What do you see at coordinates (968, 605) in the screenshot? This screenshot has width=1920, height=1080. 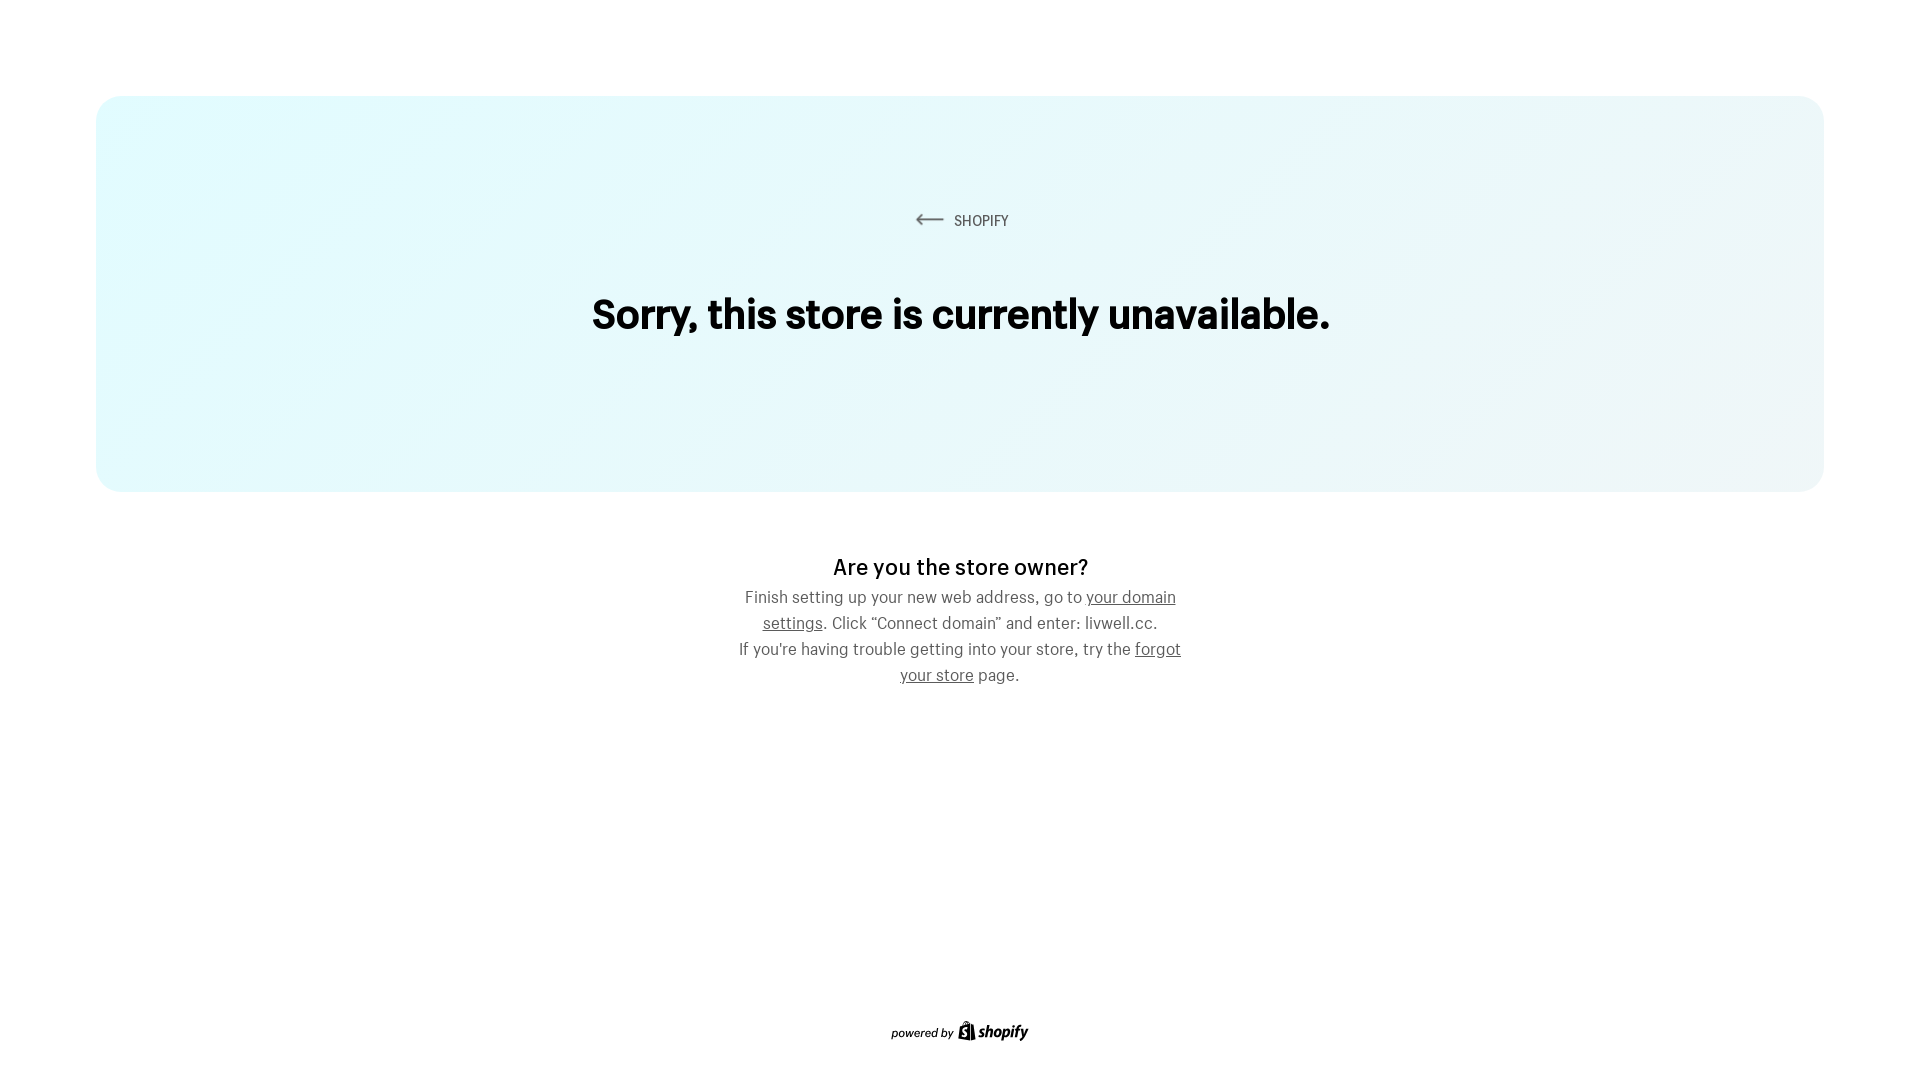 I see `'your domain settings'` at bounding box center [968, 605].